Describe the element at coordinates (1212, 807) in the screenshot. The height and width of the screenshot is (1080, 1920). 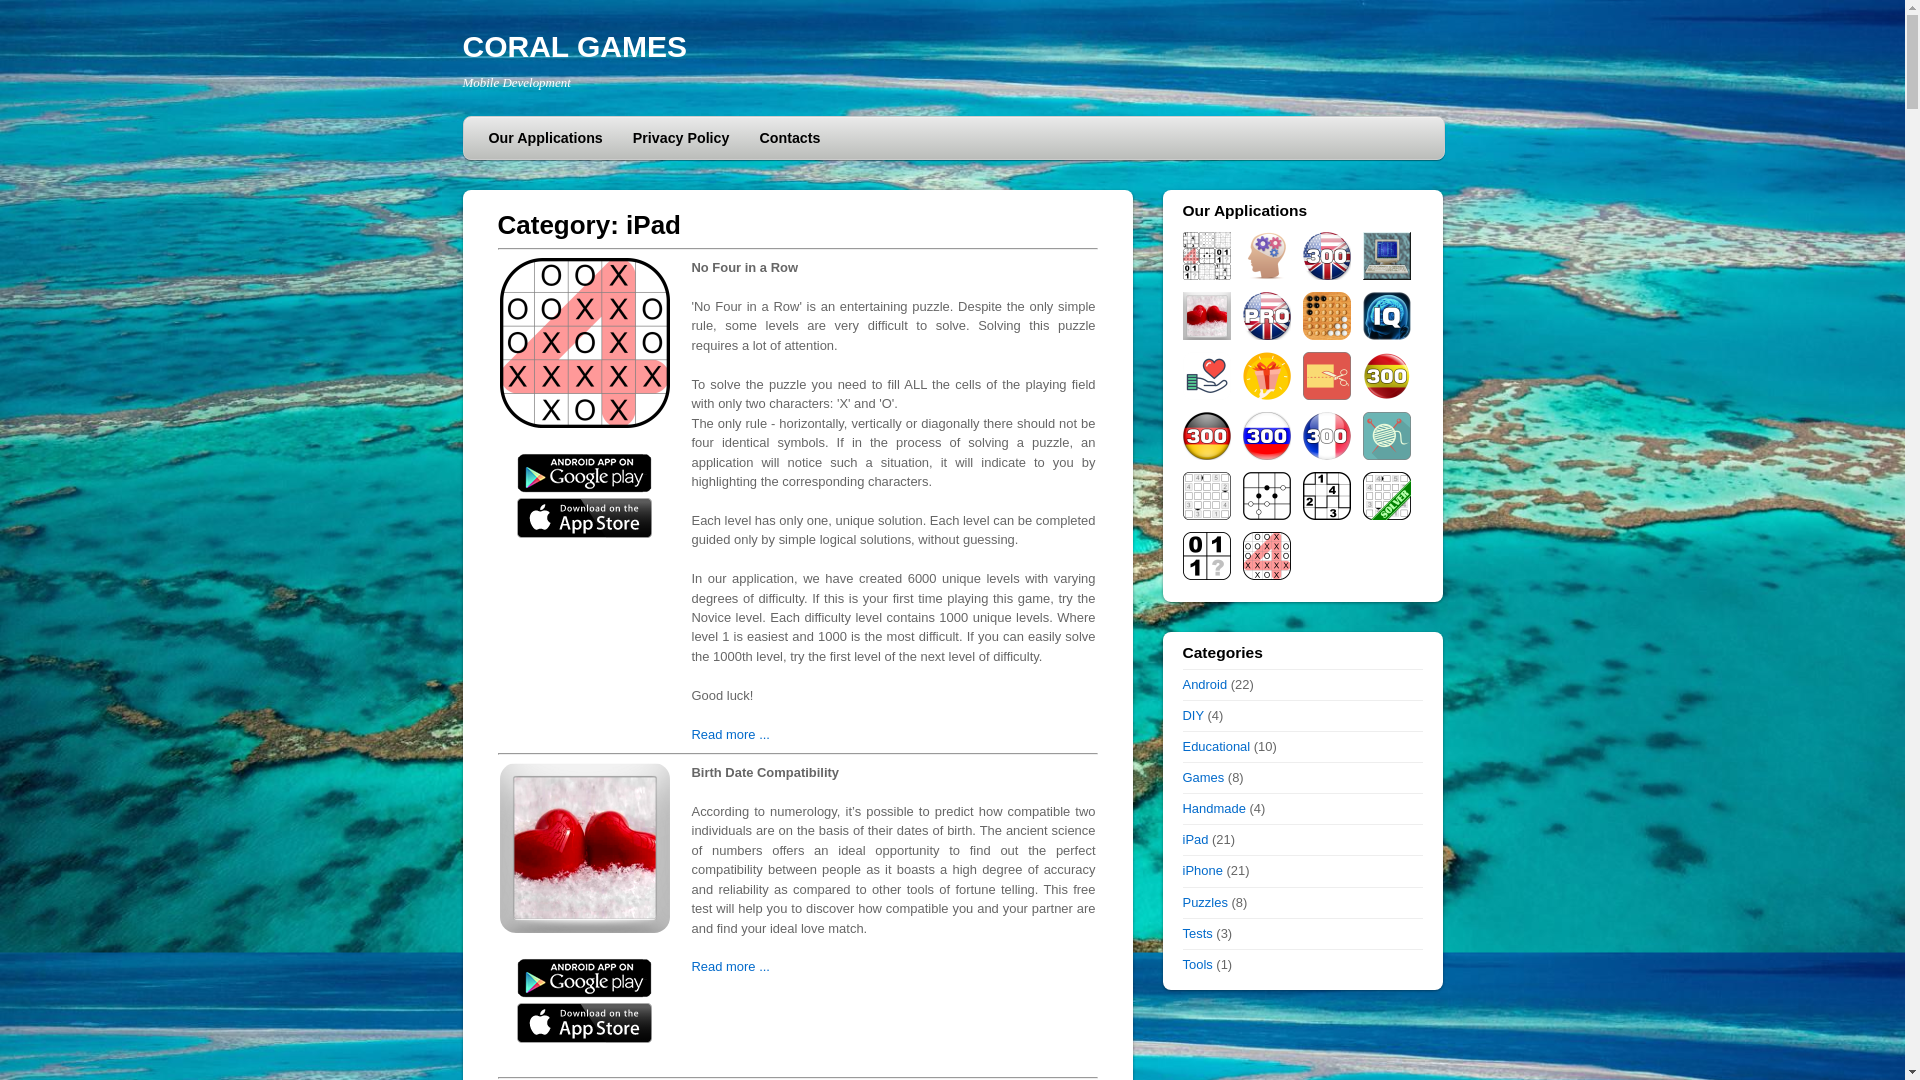
I see `'Handmade'` at that location.